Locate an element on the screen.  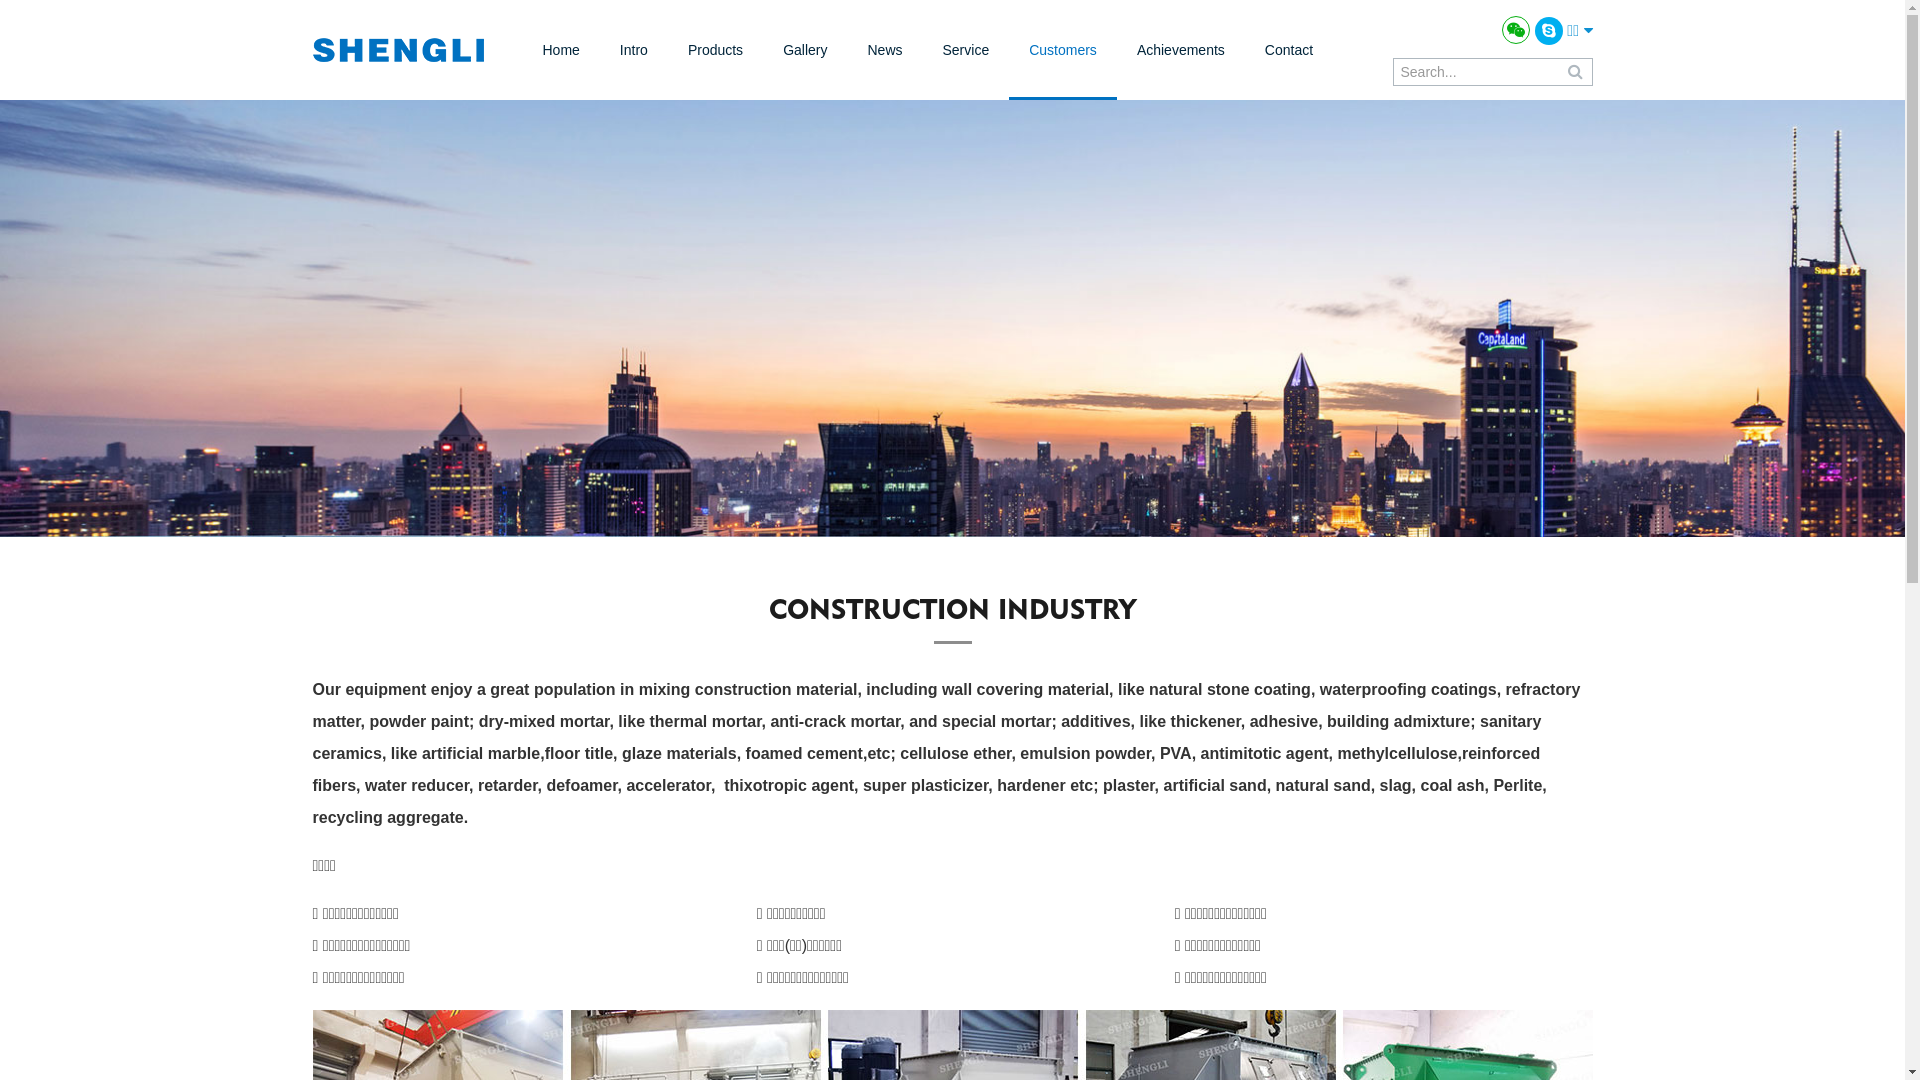
'Home' is located at coordinates (560, 49).